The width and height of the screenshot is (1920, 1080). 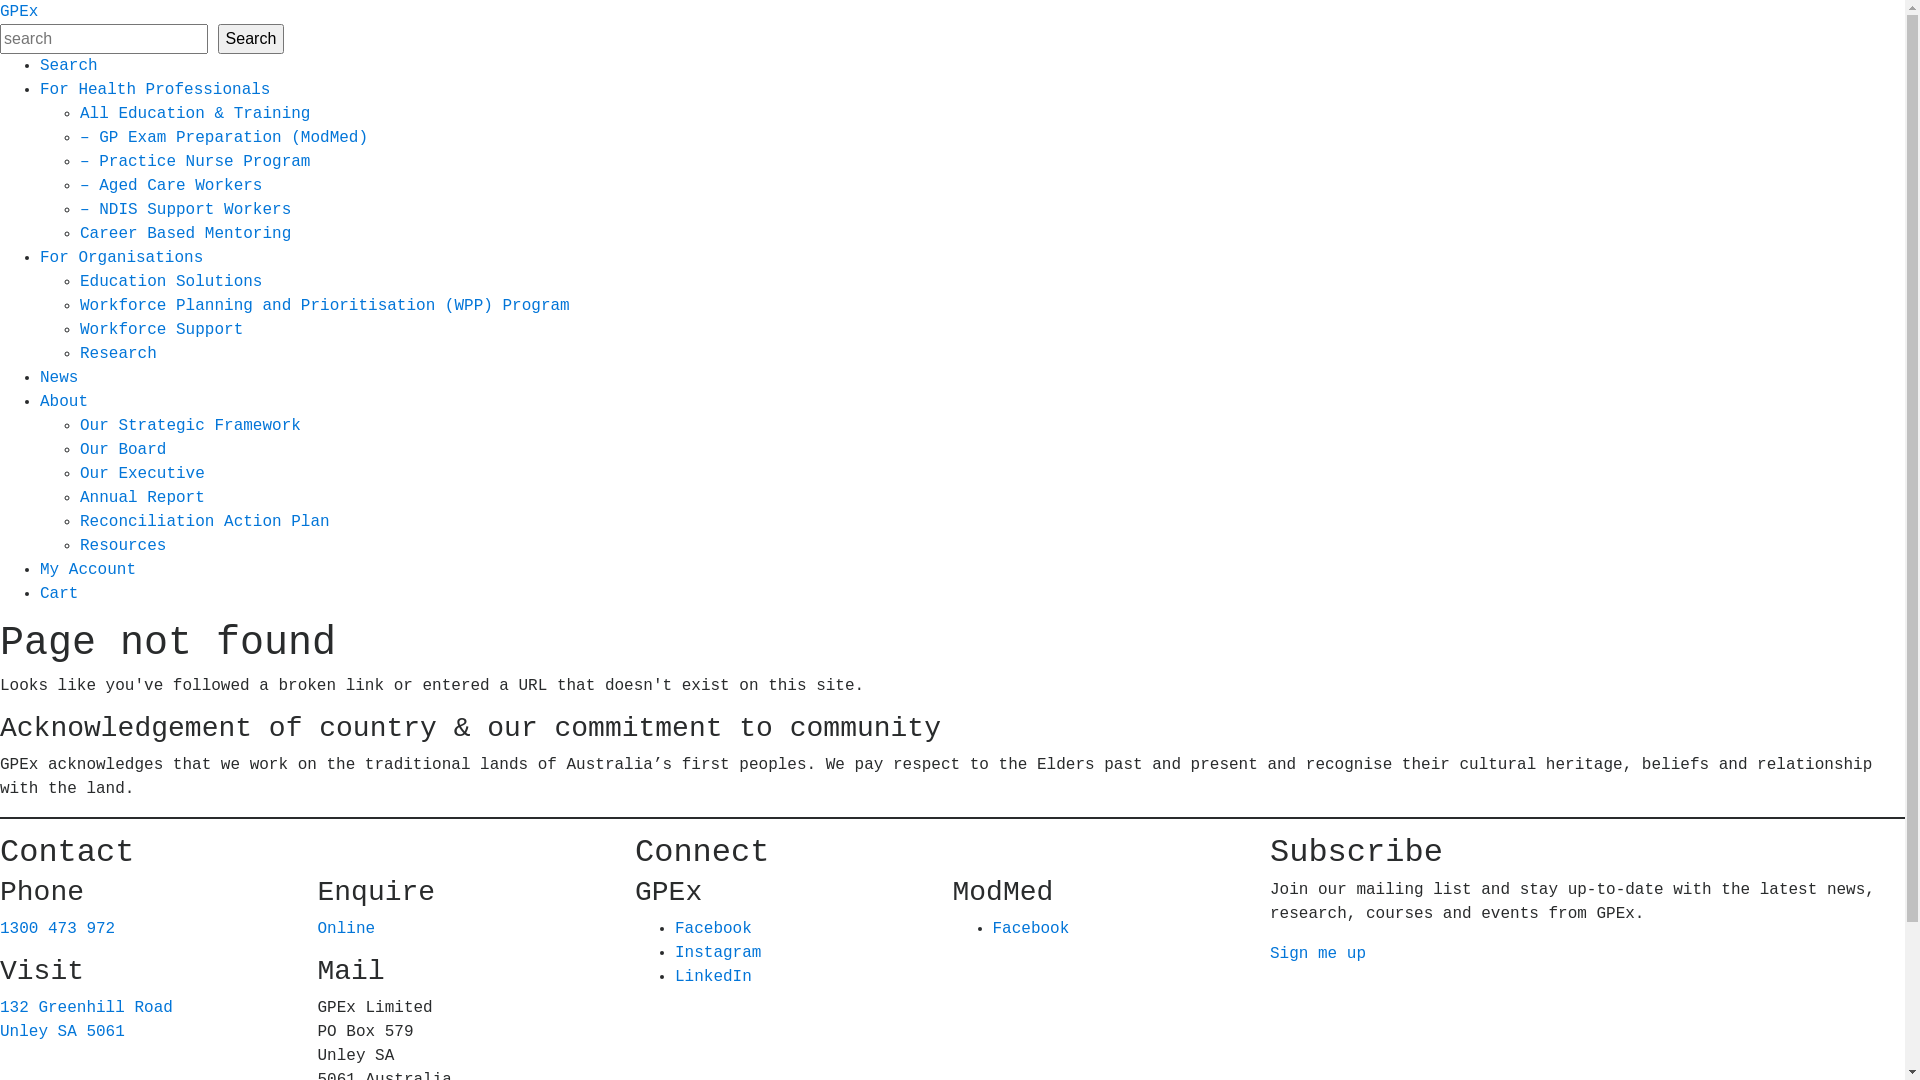 What do you see at coordinates (120, 257) in the screenshot?
I see `'For Organisations'` at bounding box center [120, 257].